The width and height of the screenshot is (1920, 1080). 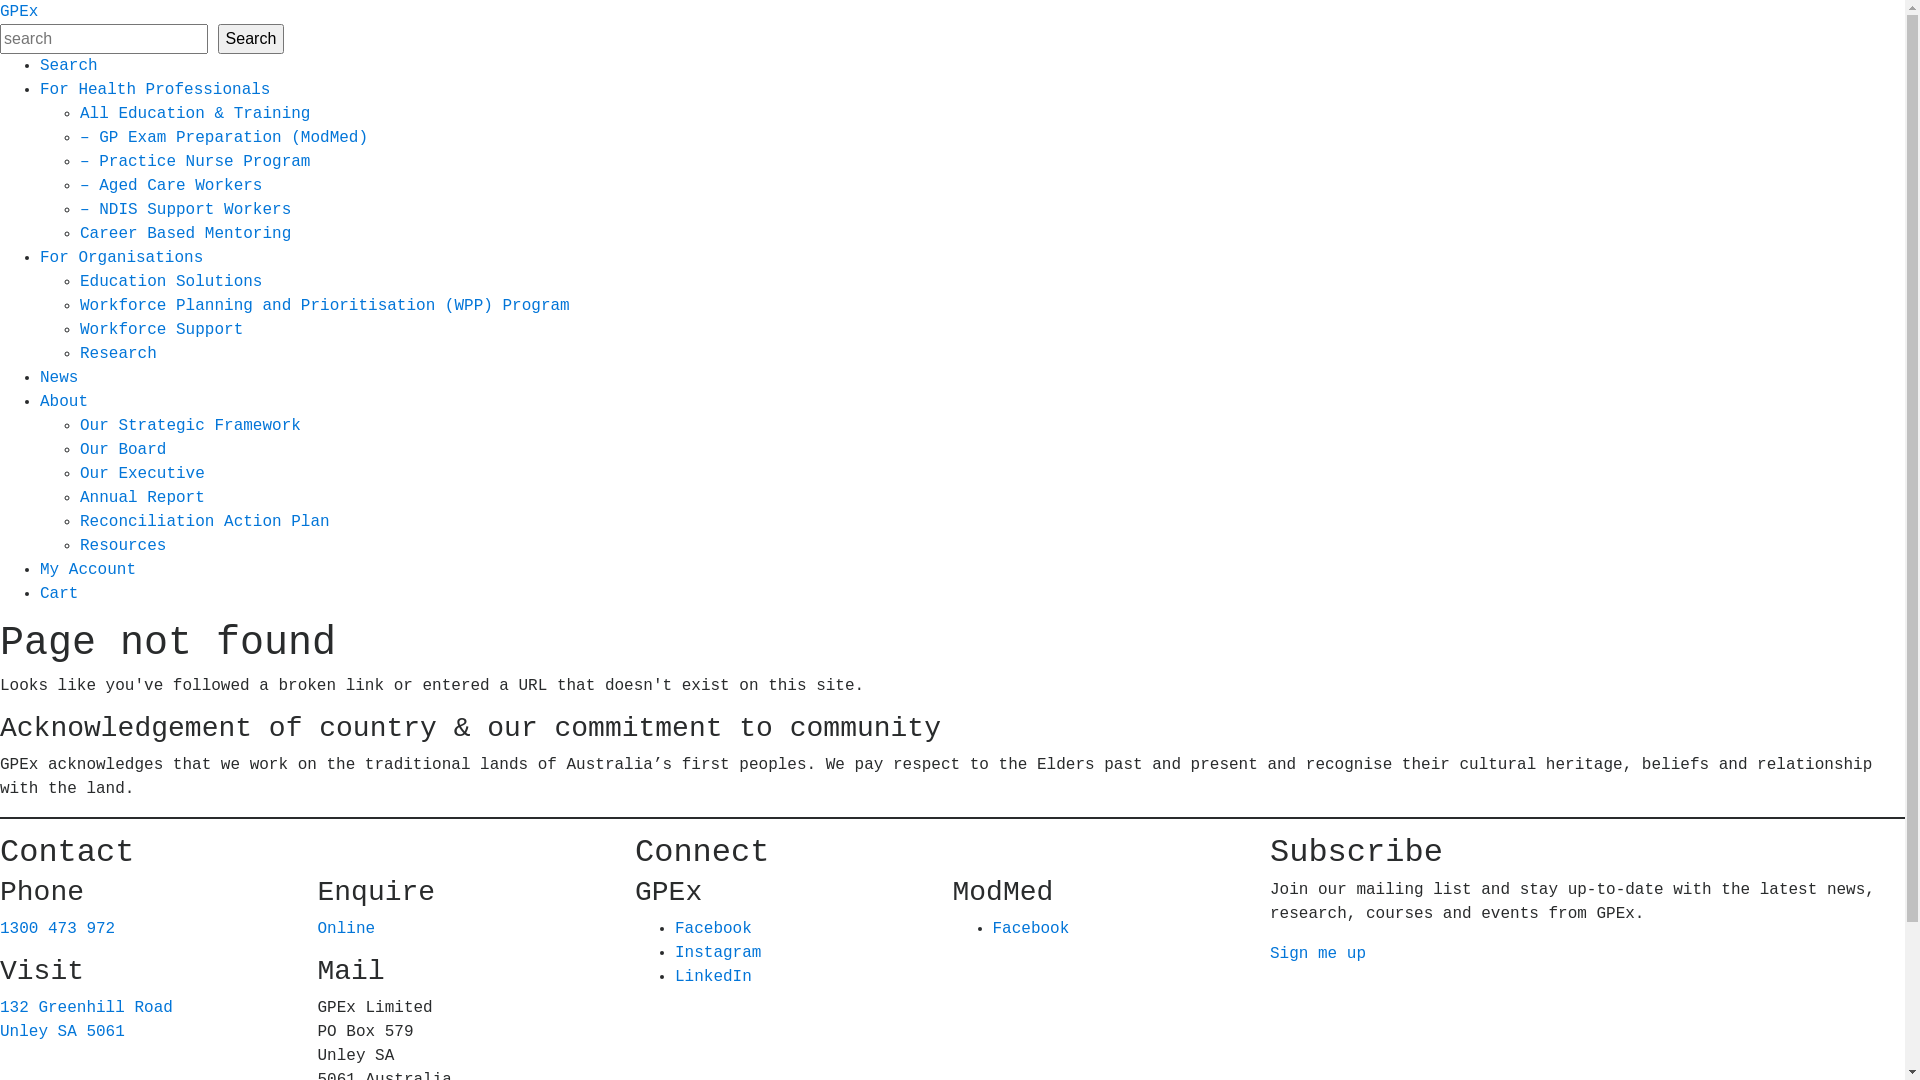 What do you see at coordinates (120, 257) in the screenshot?
I see `'For Organisations'` at bounding box center [120, 257].